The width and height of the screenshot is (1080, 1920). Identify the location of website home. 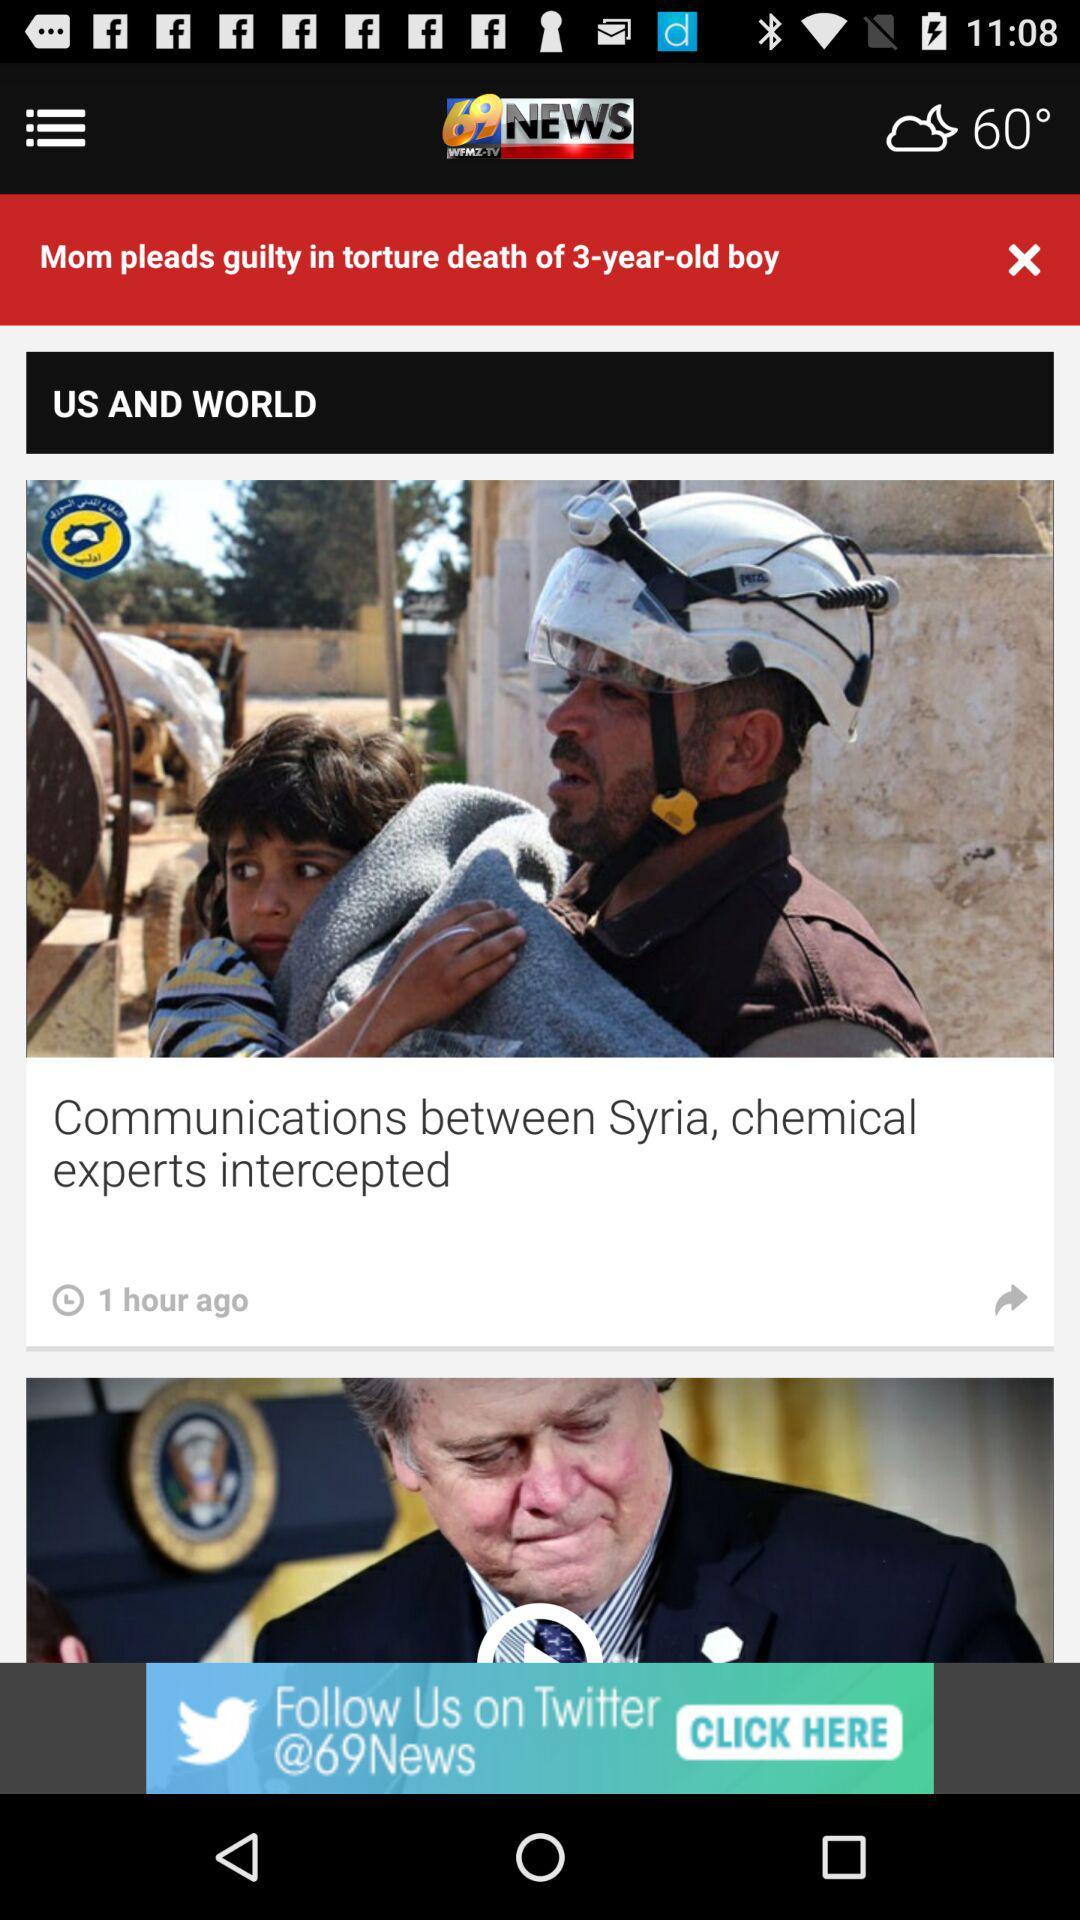
(540, 127).